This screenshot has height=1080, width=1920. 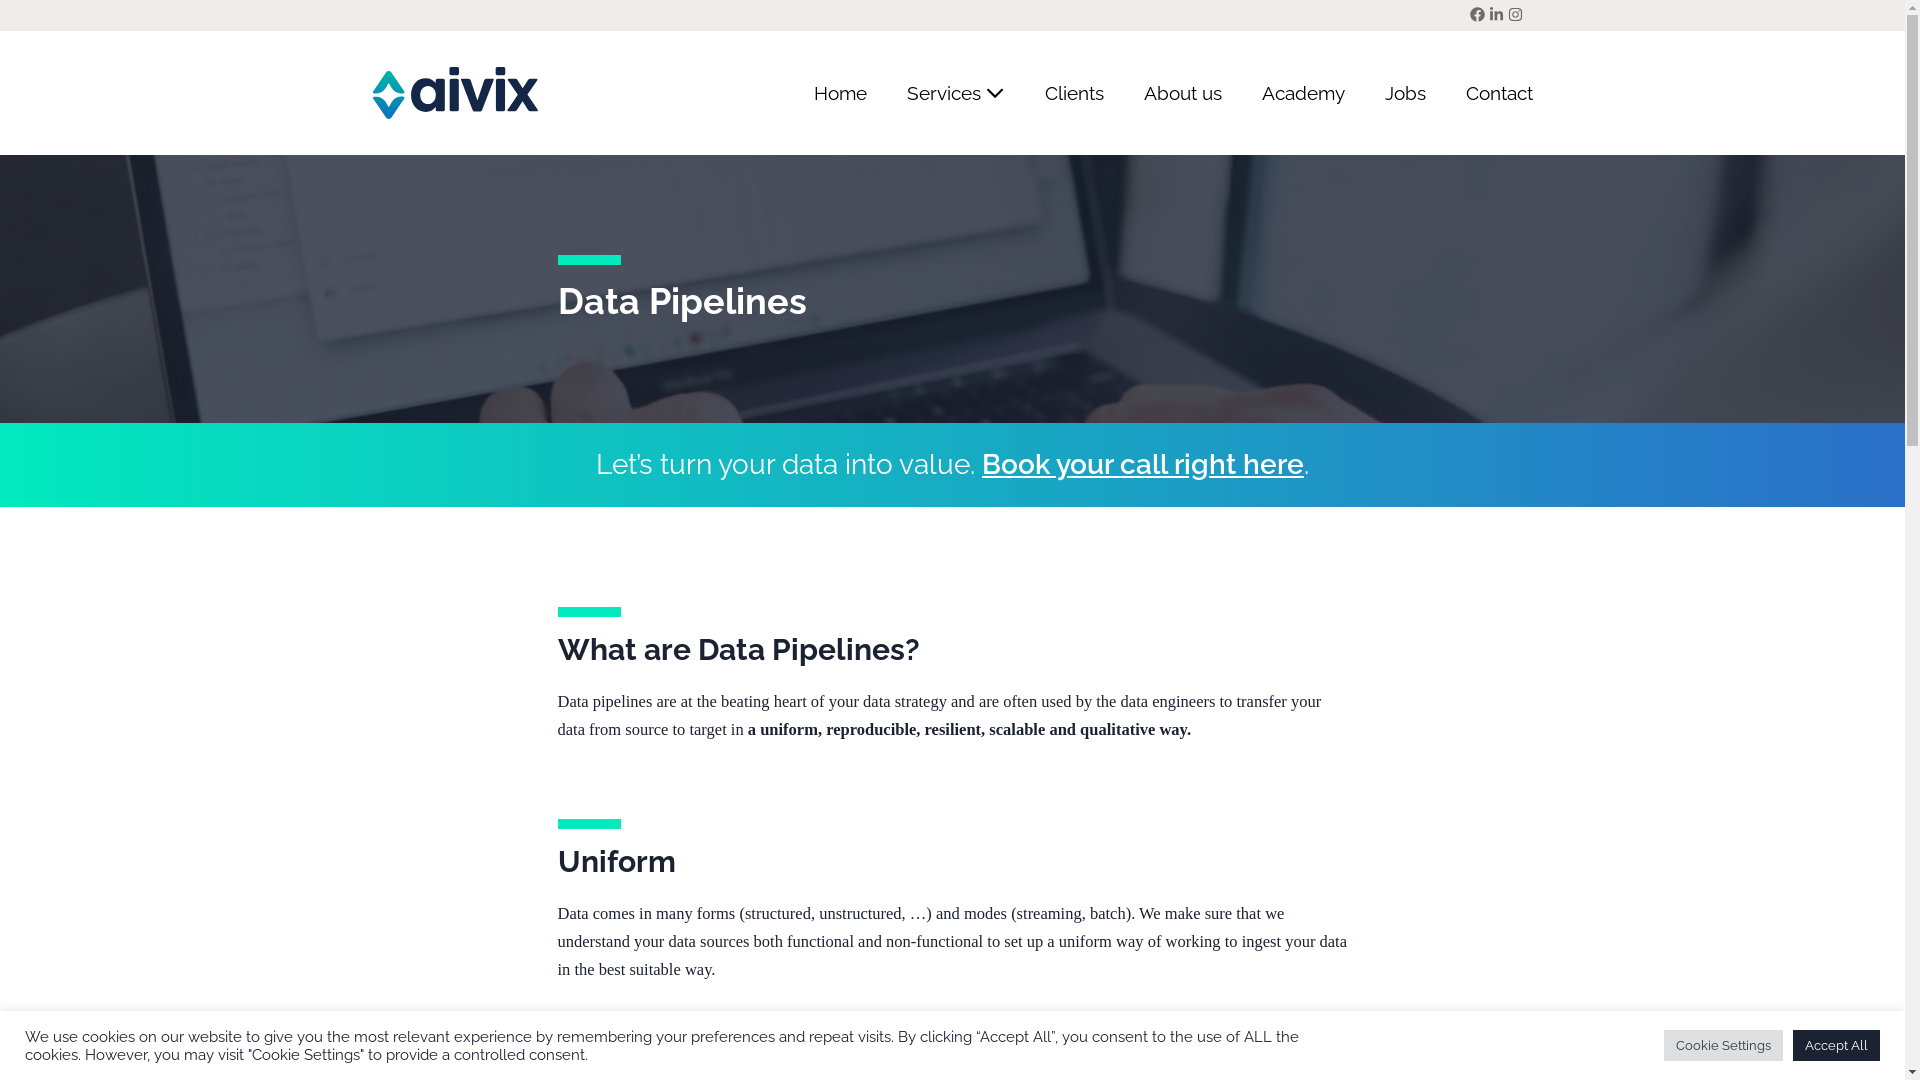 What do you see at coordinates (1072, 92) in the screenshot?
I see `'Clients'` at bounding box center [1072, 92].